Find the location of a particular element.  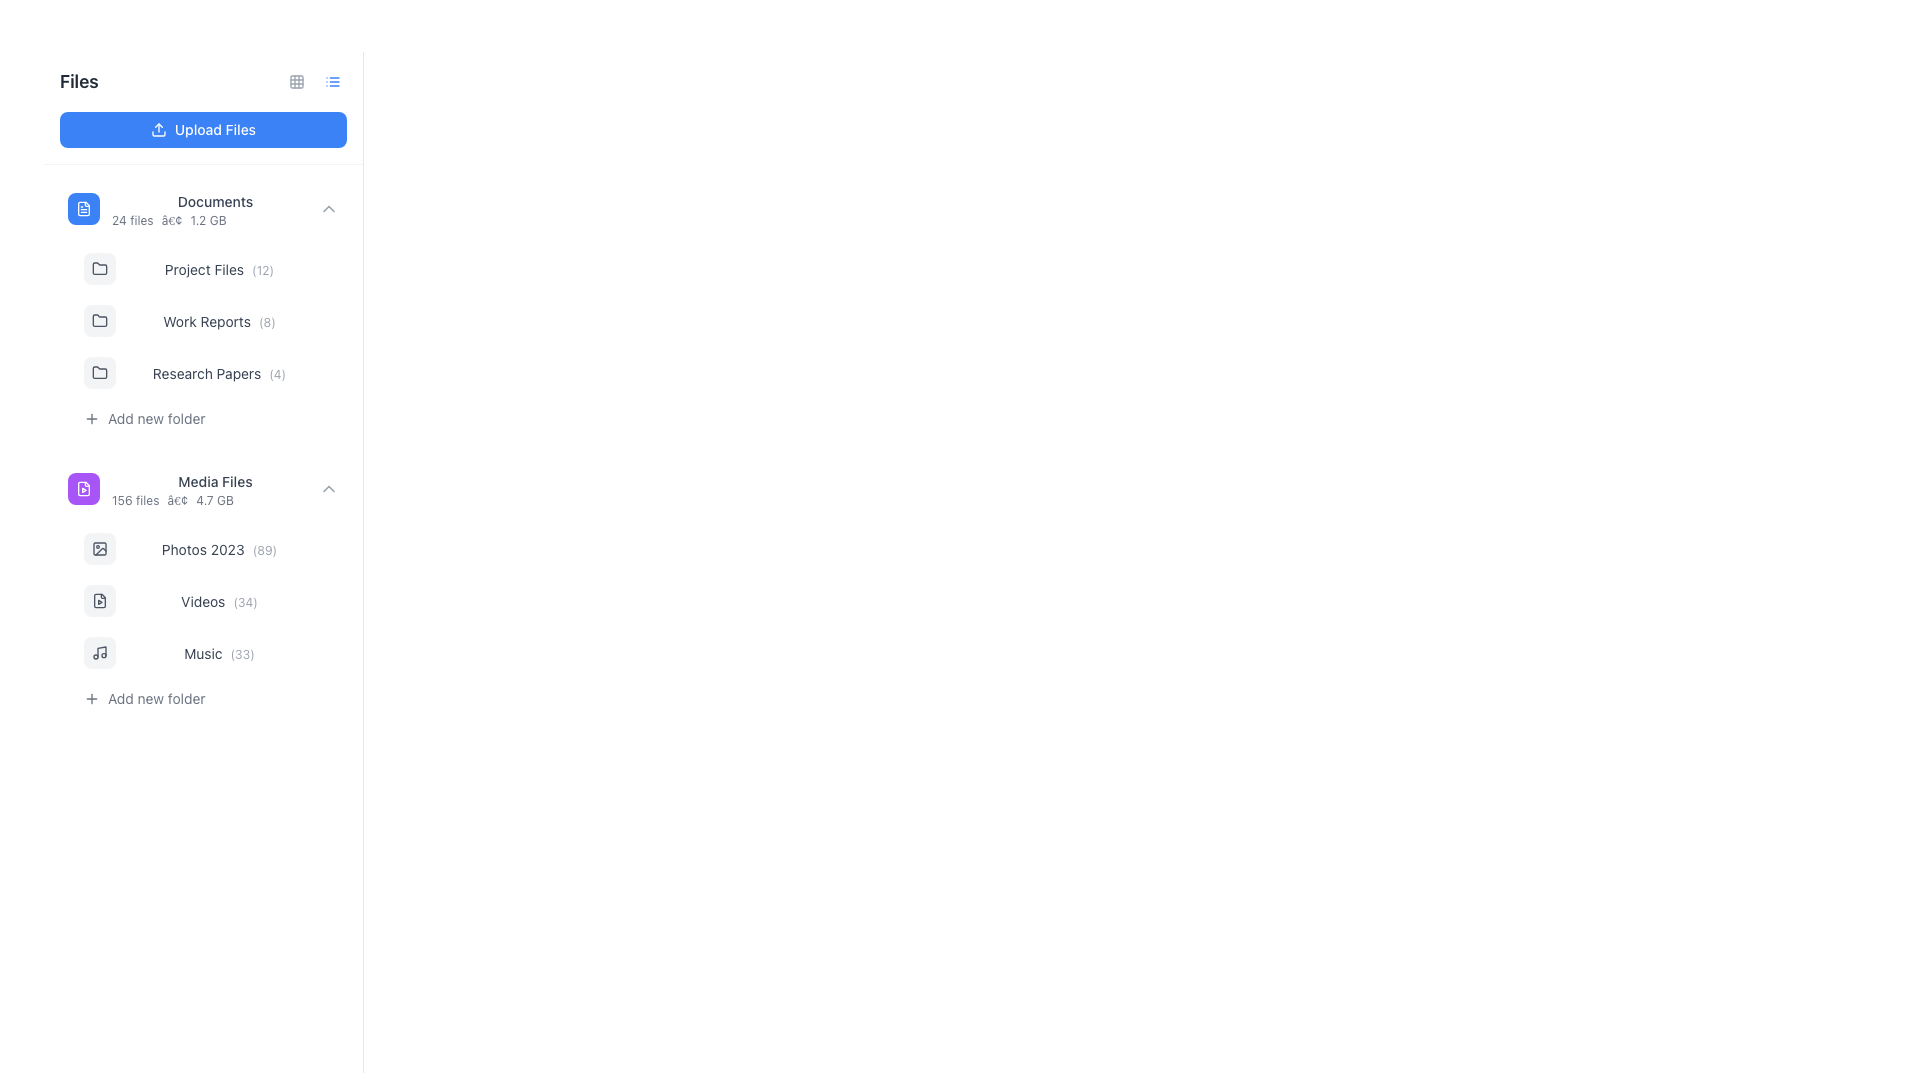

the 'Music' text label in the left-side navigation menu, located under the 'Media Files' section is located at coordinates (219, 652).